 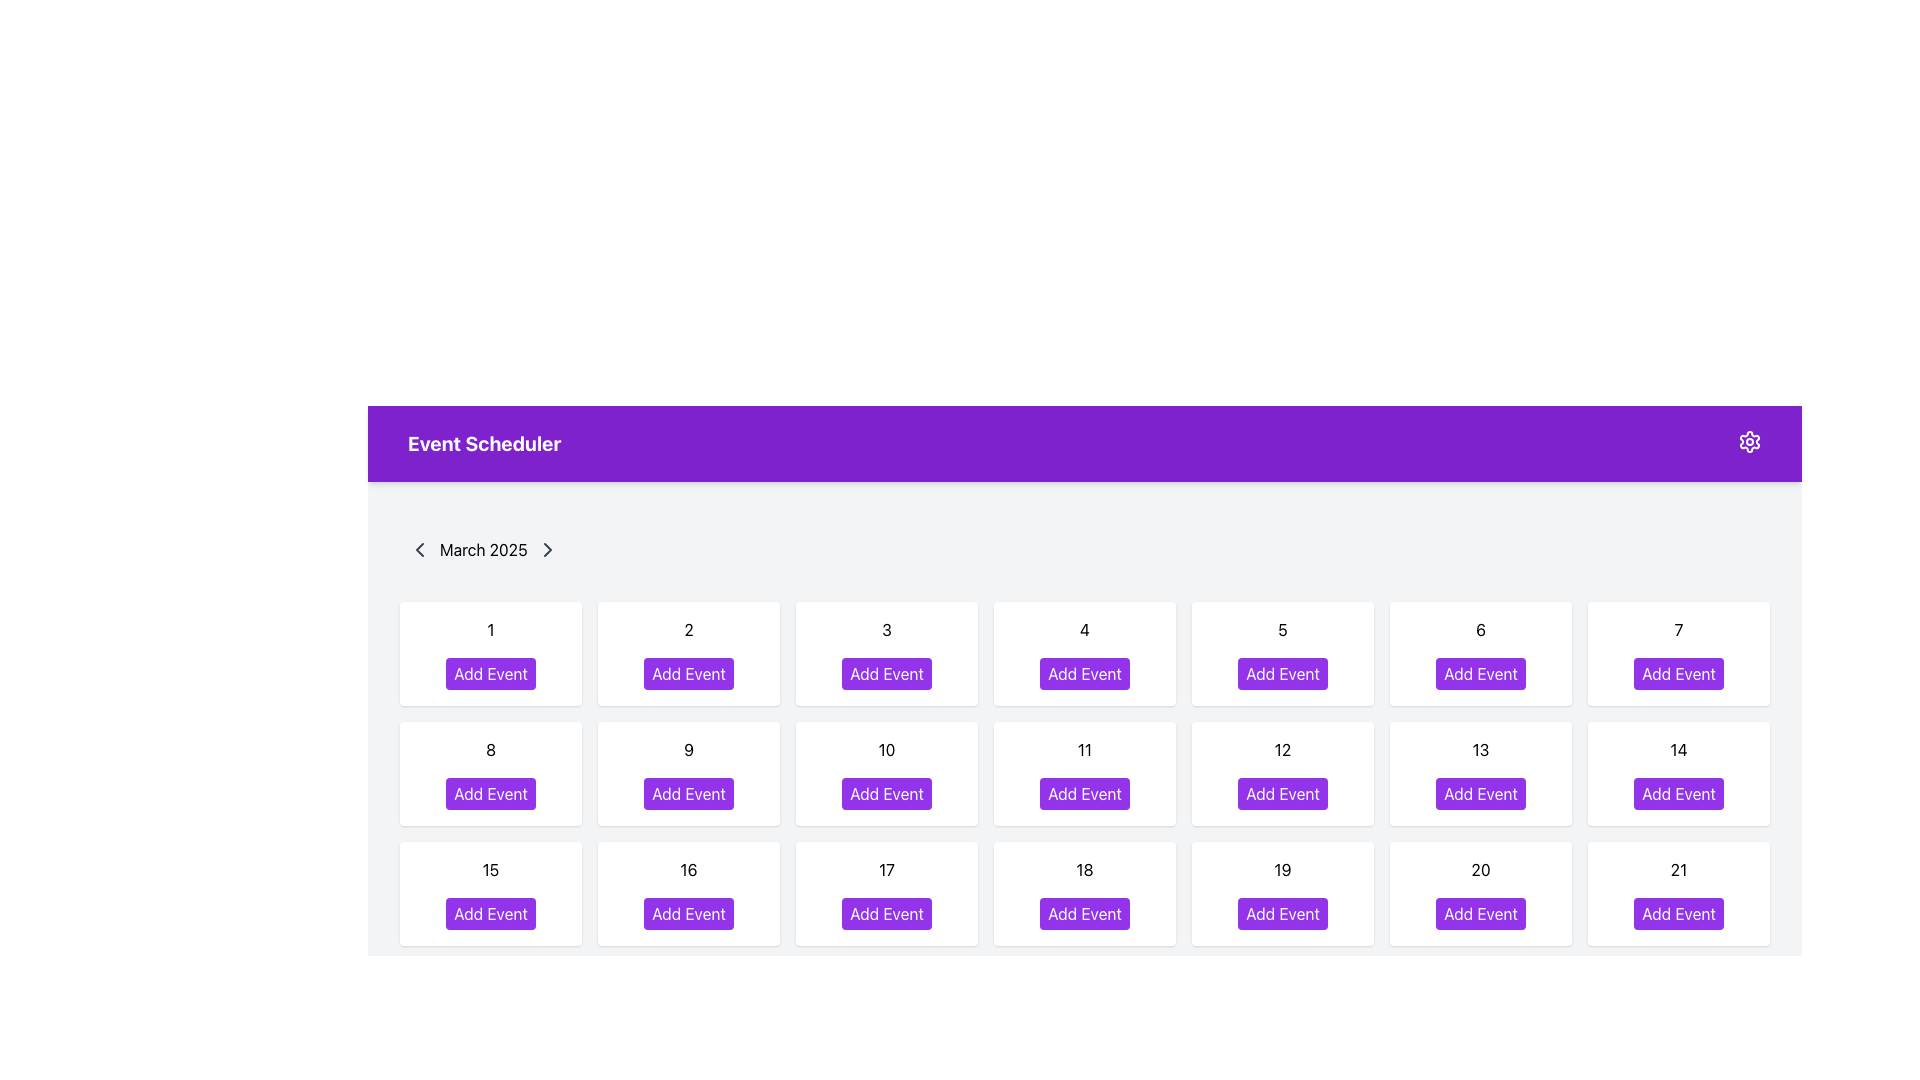 What do you see at coordinates (1282, 793) in the screenshot?
I see `the button for adding an event on the 12th day of the month in the calendar grid` at bounding box center [1282, 793].